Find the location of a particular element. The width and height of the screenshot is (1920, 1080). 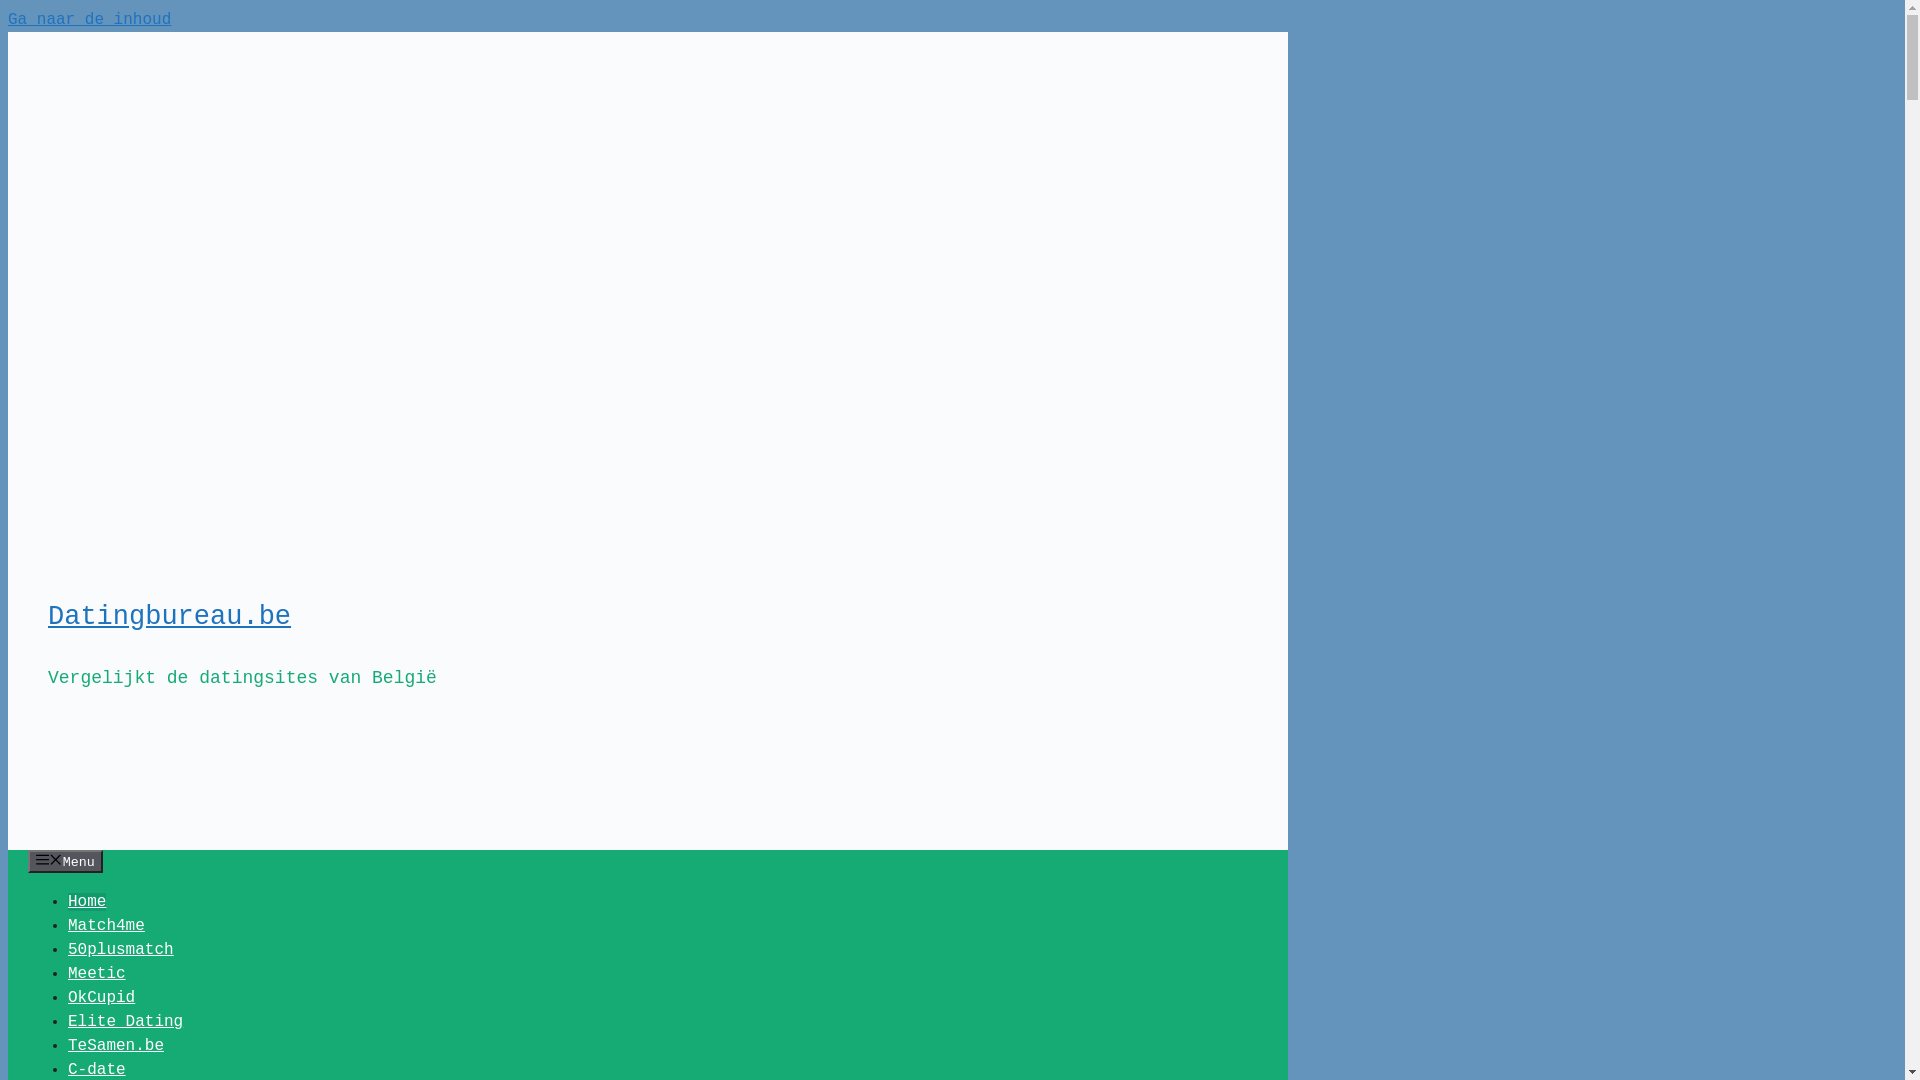

'Ga naar de inhoud' is located at coordinates (88, 19).